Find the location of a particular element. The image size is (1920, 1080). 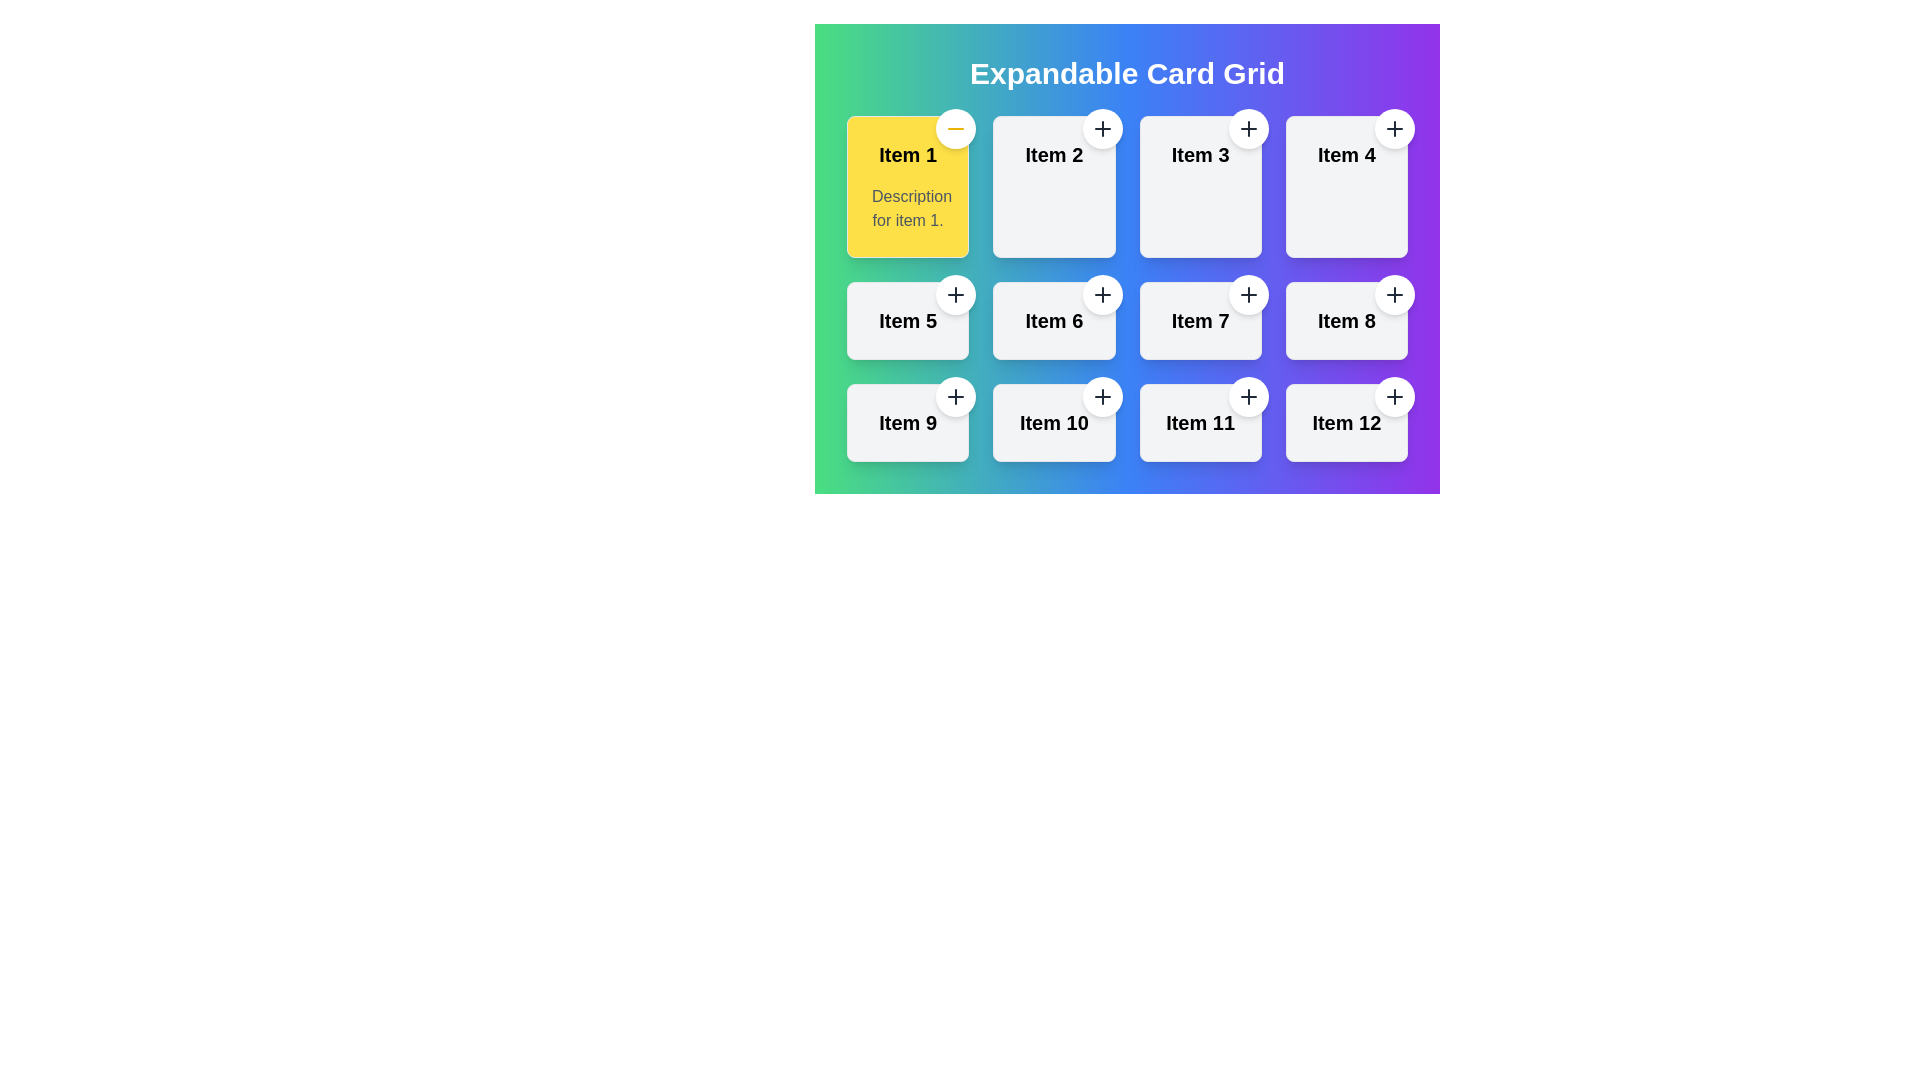

the circular button with a white background and a gray '+' icon located at the top-right corner of the 'Item 10' card is located at coordinates (1101, 397).